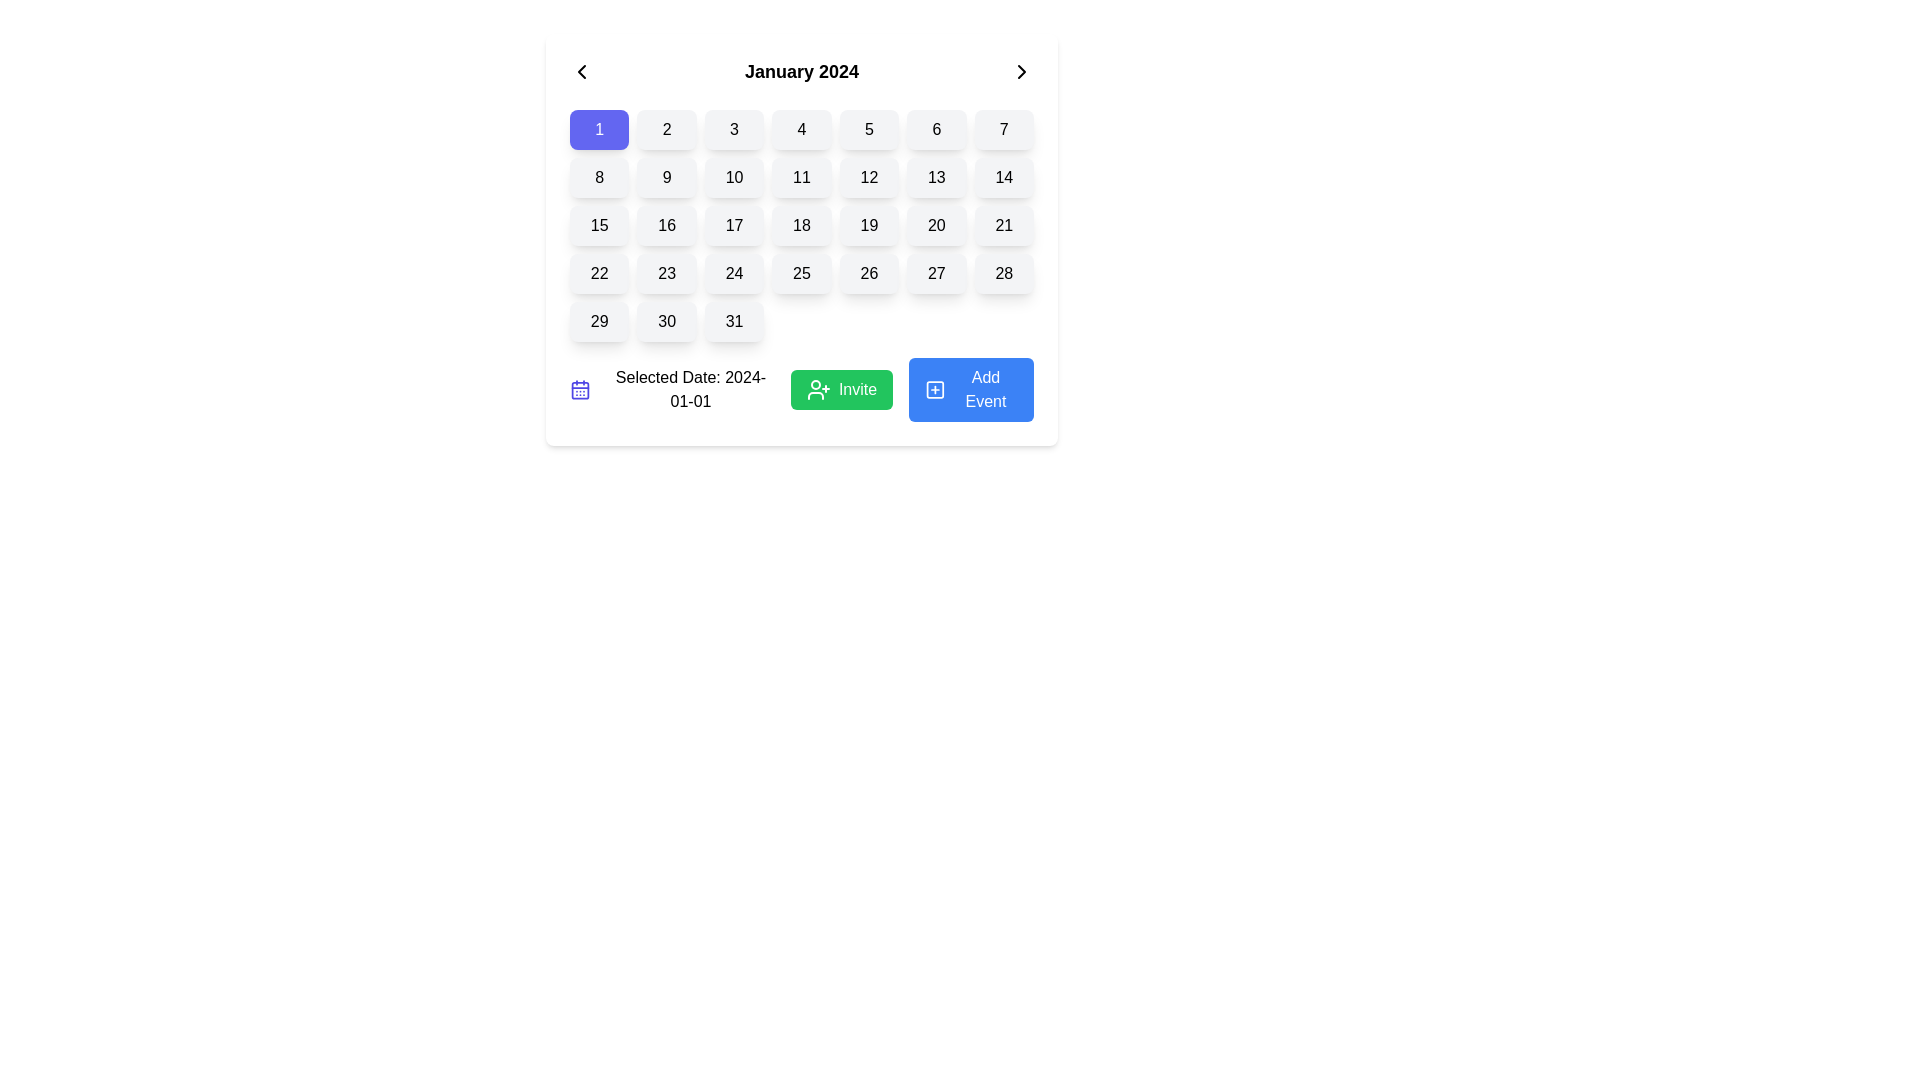 This screenshot has width=1920, height=1080. I want to click on the button representing the 16th day in the calendar, so click(667, 225).